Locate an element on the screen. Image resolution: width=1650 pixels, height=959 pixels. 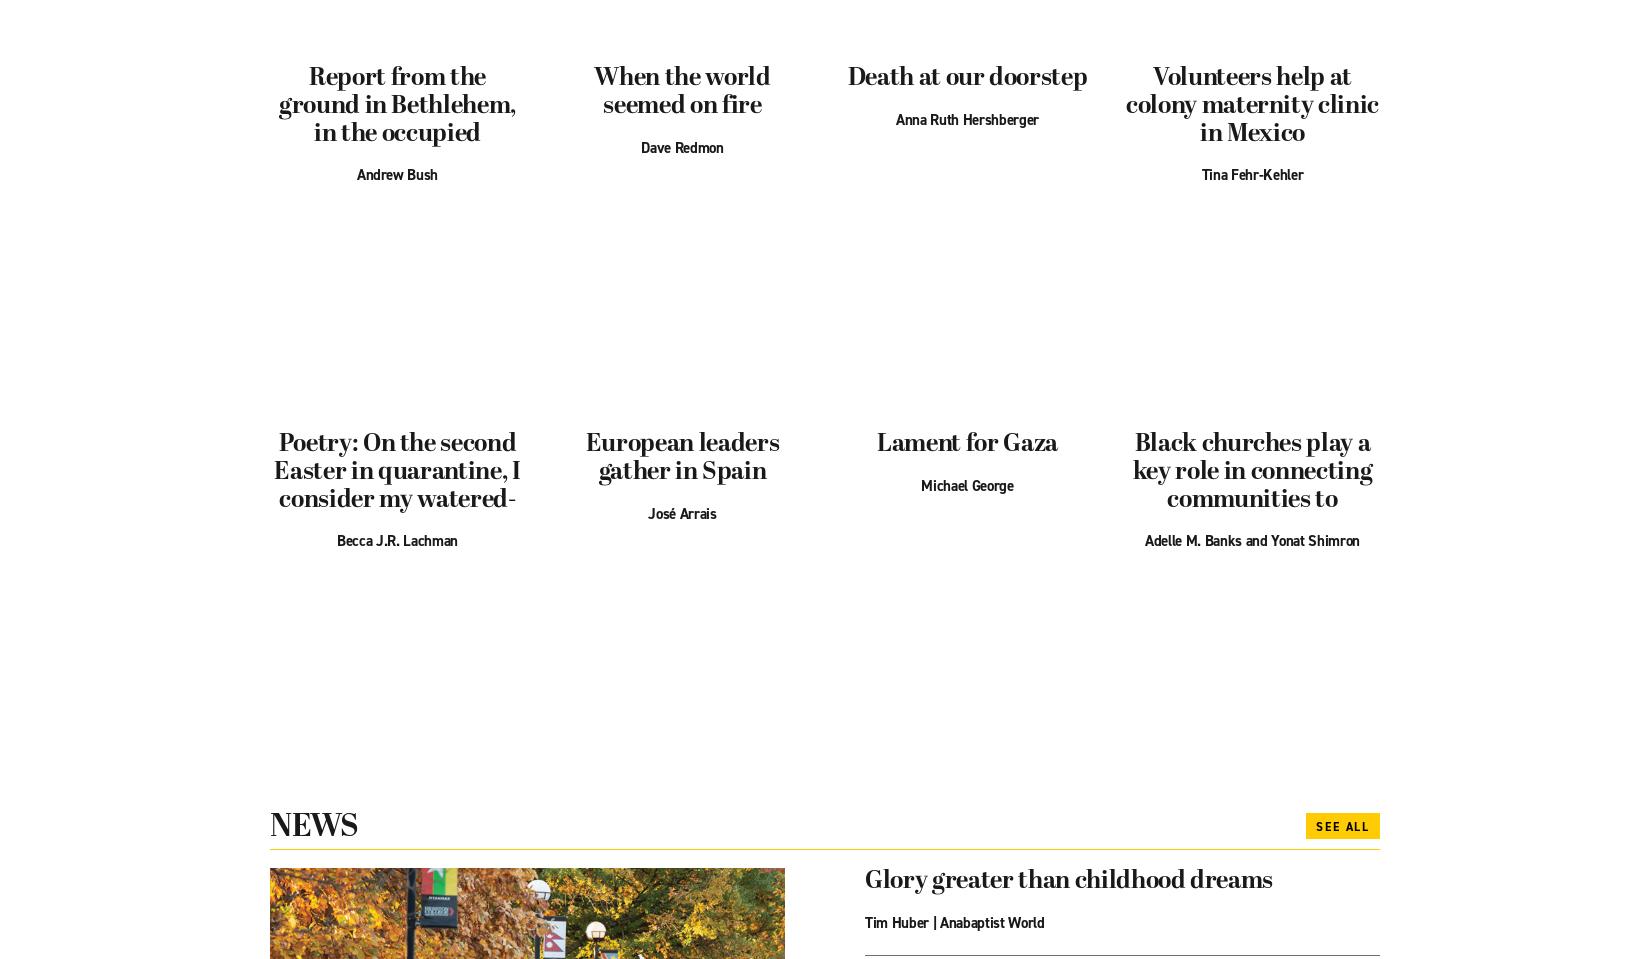
'Lament for Gaza' is located at coordinates (967, 443).